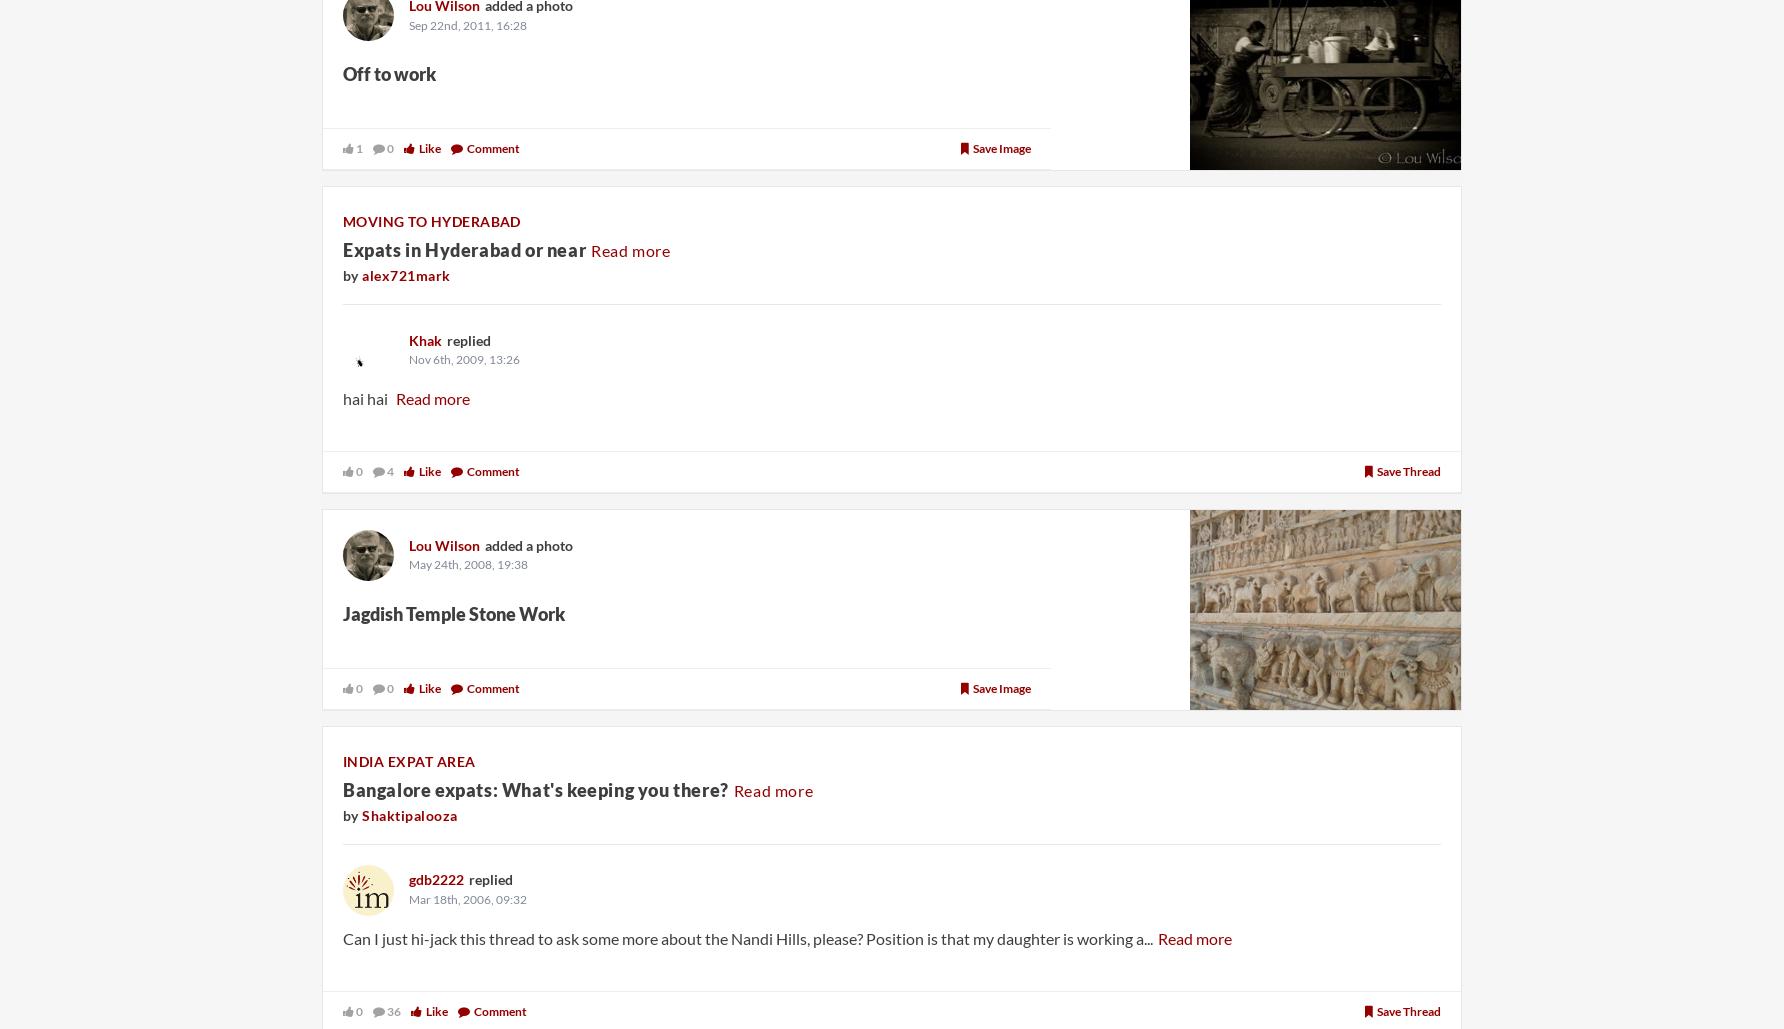 The height and width of the screenshot is (1029, 1784). Describe the element at coordinates (405, 273) in the screenshot. I see `'alex721mark'` at that location.